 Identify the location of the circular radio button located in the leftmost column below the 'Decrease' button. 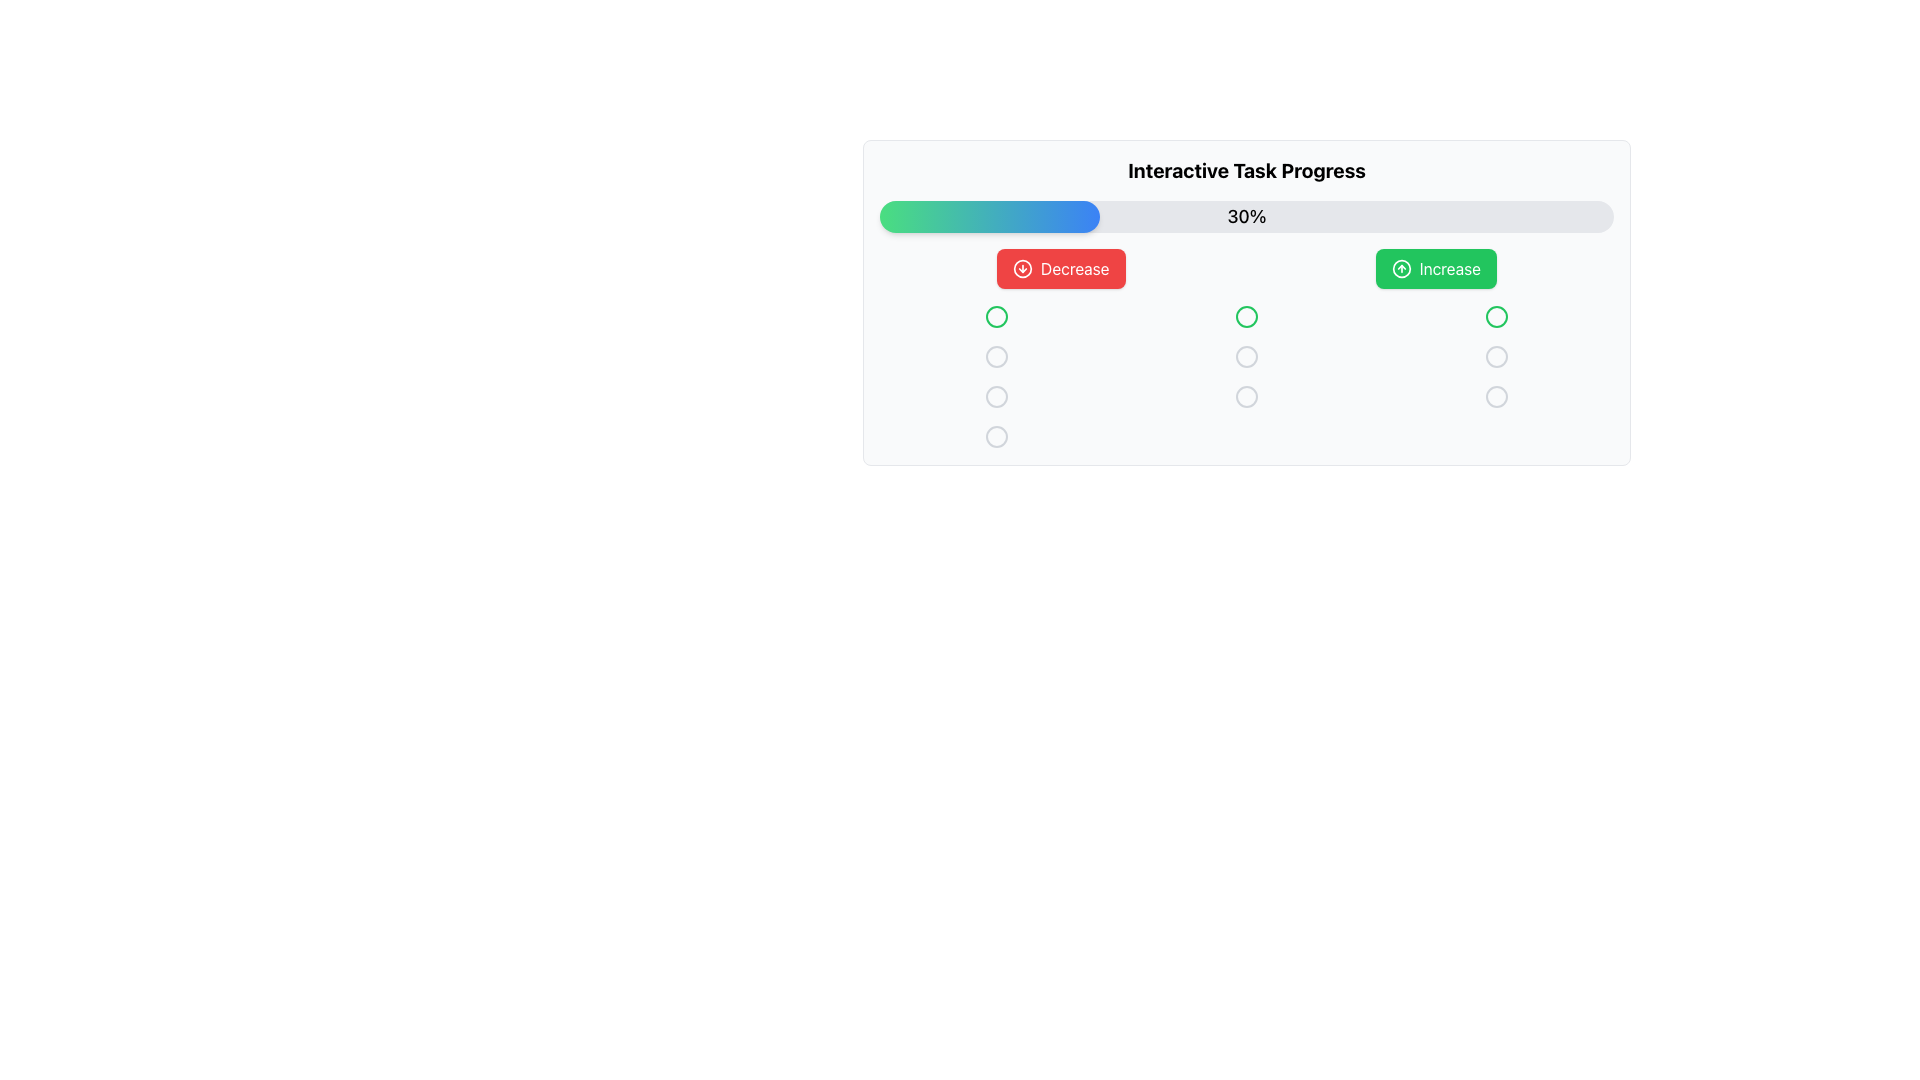
(997, 315).